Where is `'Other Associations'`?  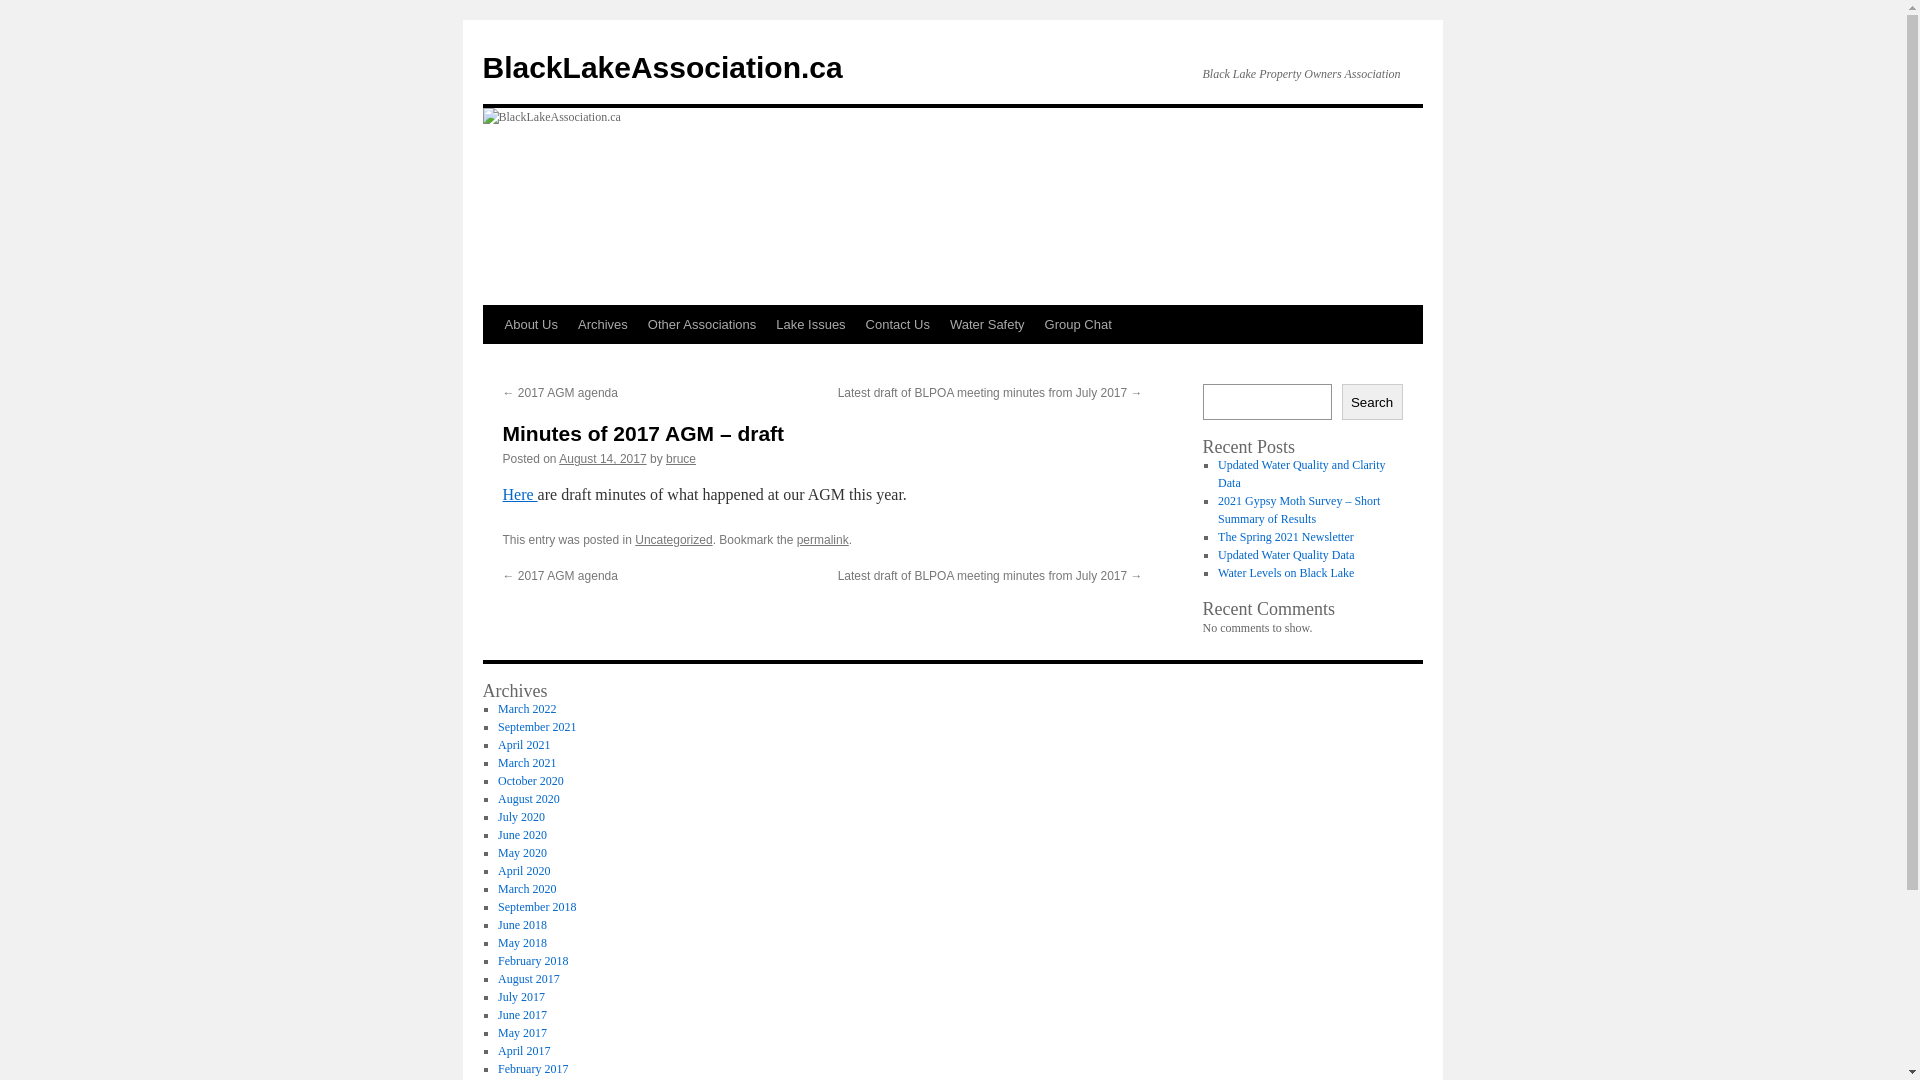 'Other Associations' is located at coordinates (701, 323).